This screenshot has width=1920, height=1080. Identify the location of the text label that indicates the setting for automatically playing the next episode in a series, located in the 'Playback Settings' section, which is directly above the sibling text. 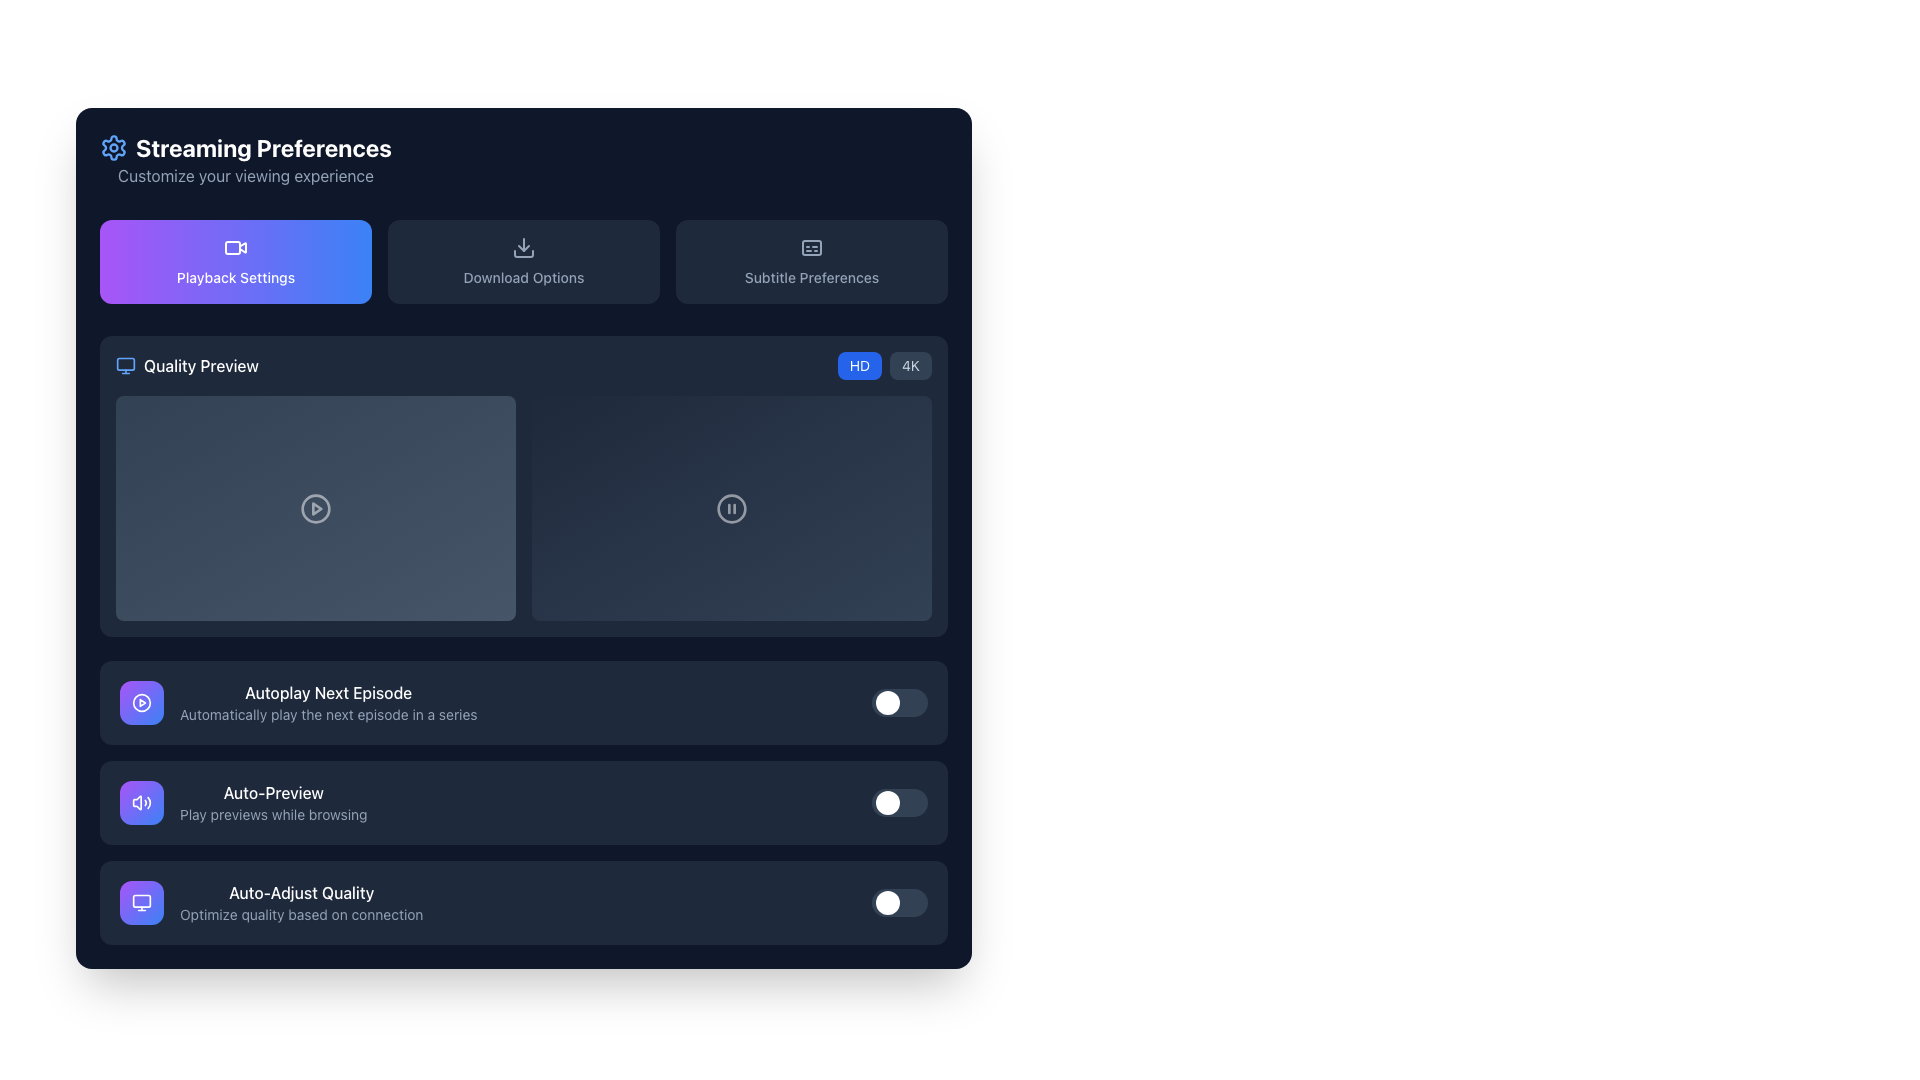
(328, 692).